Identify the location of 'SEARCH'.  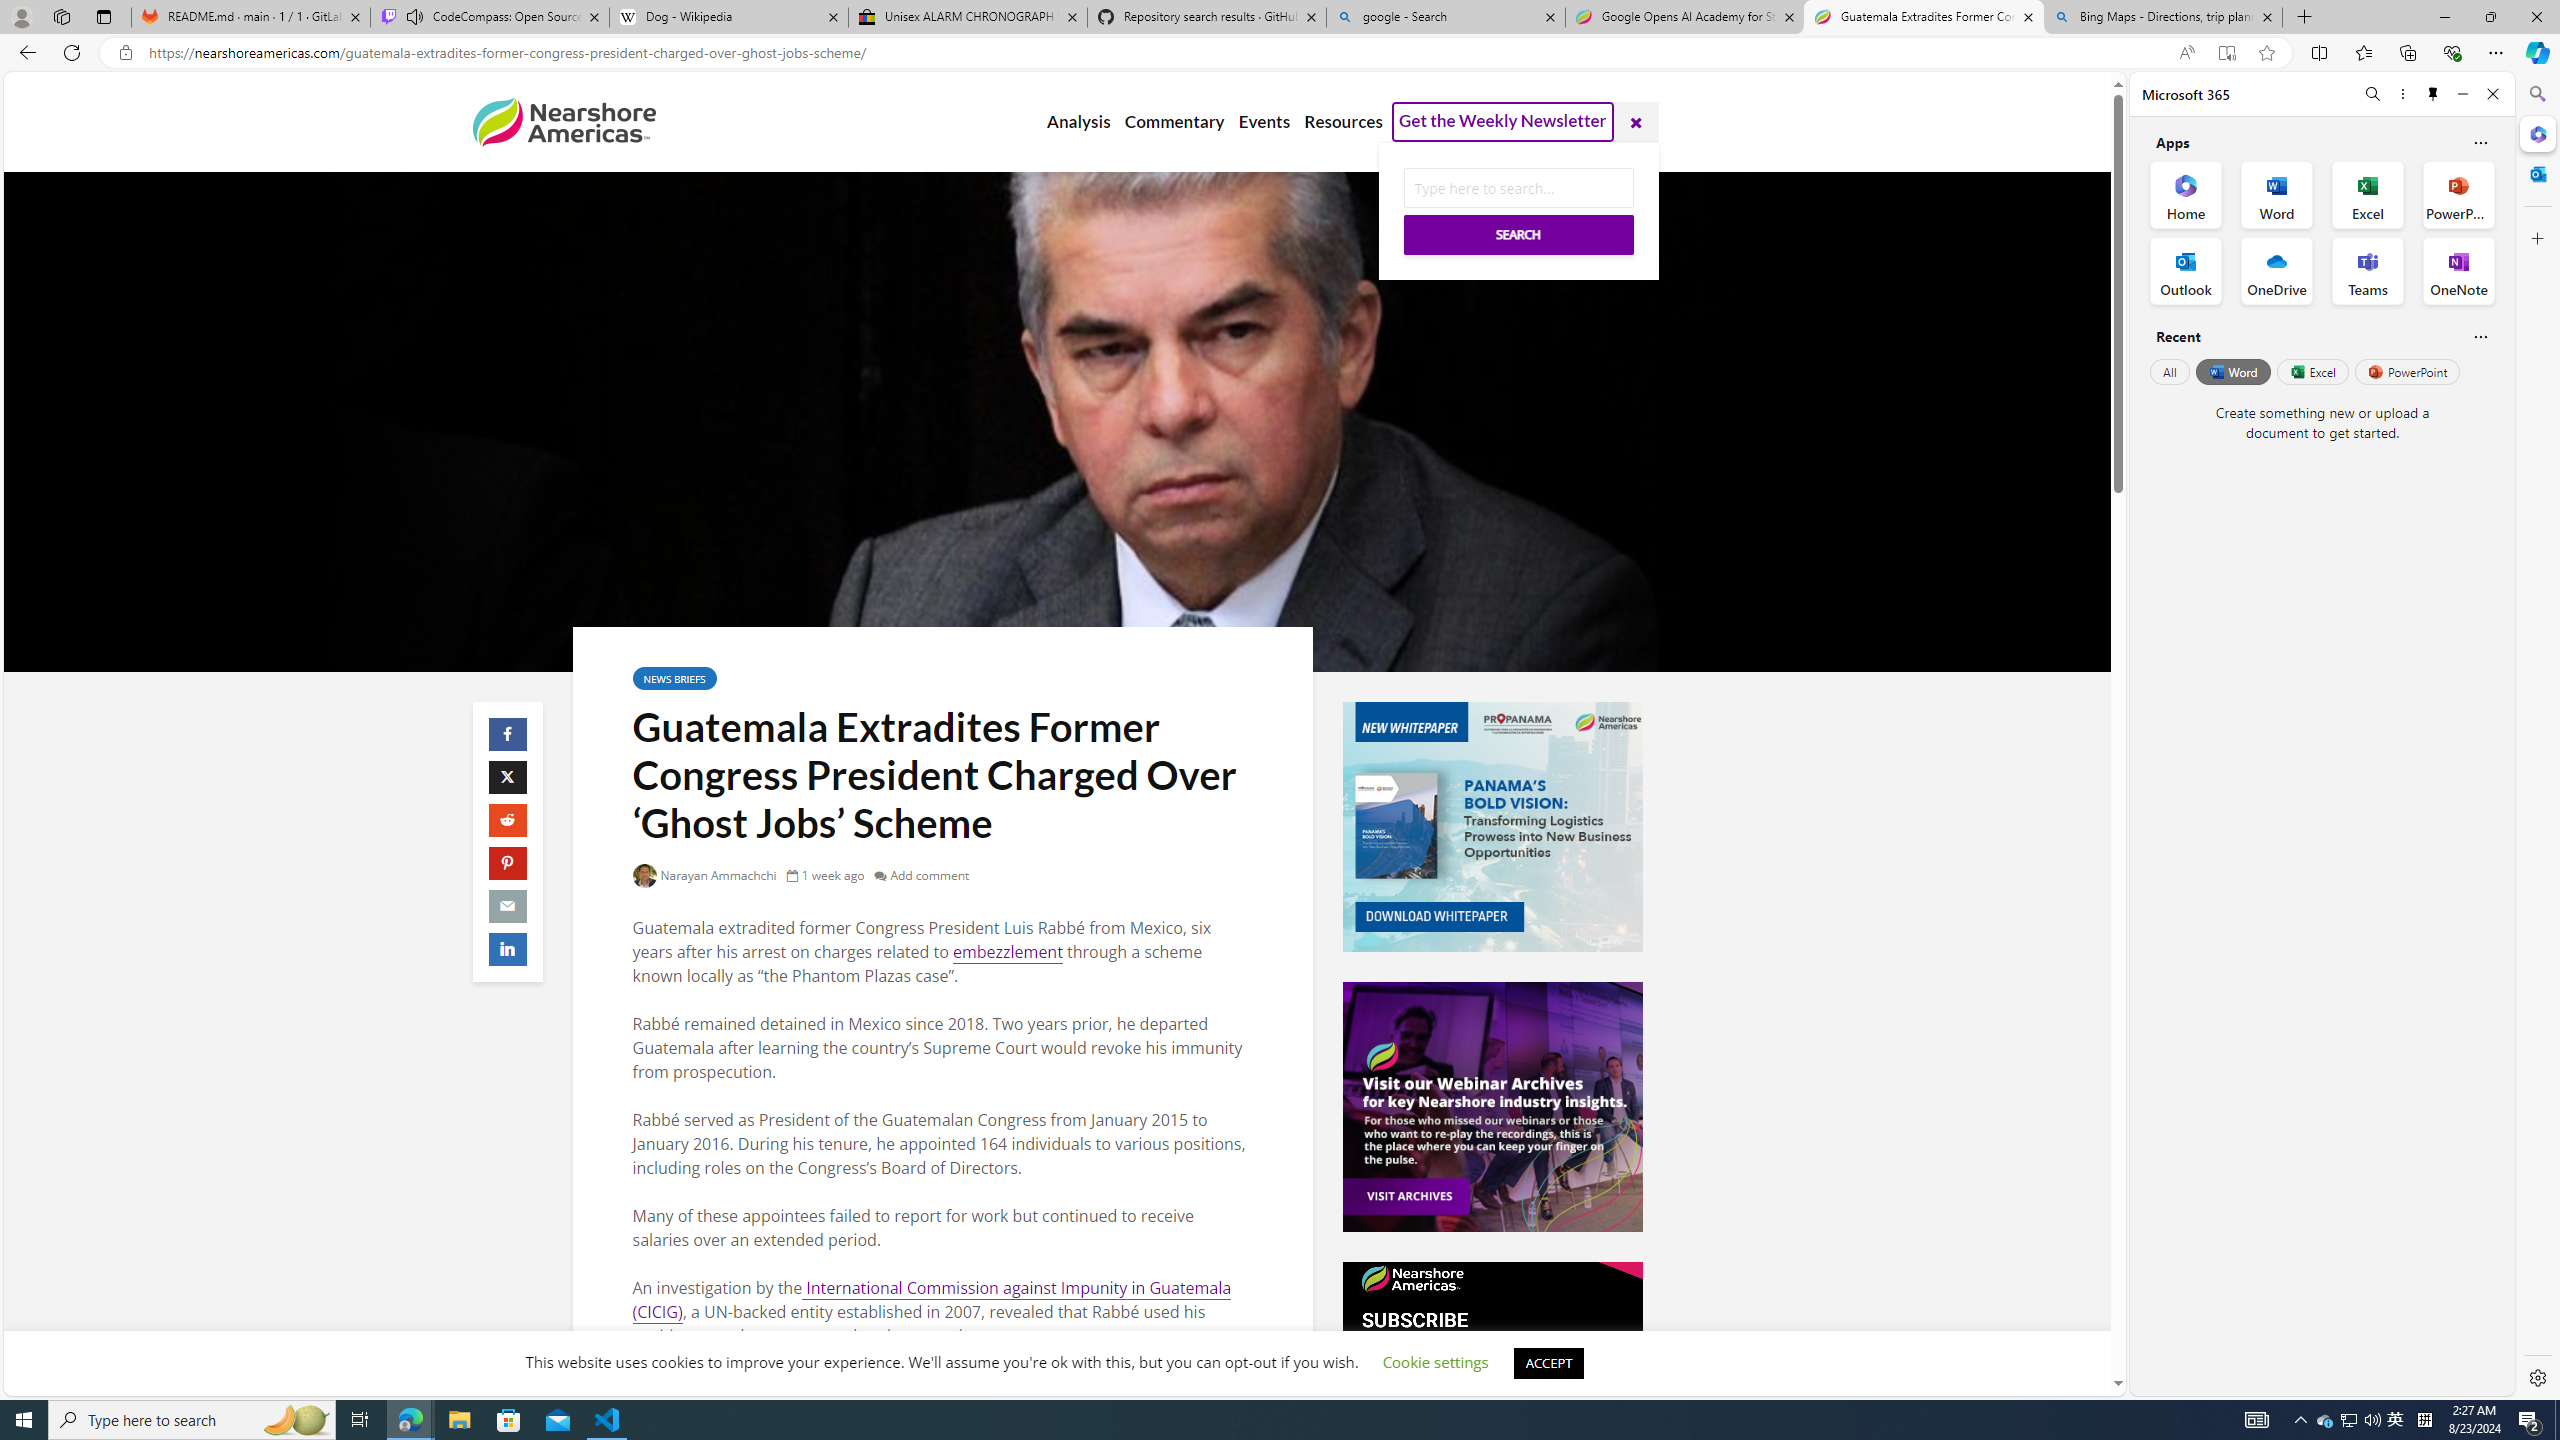
(1517, 233).